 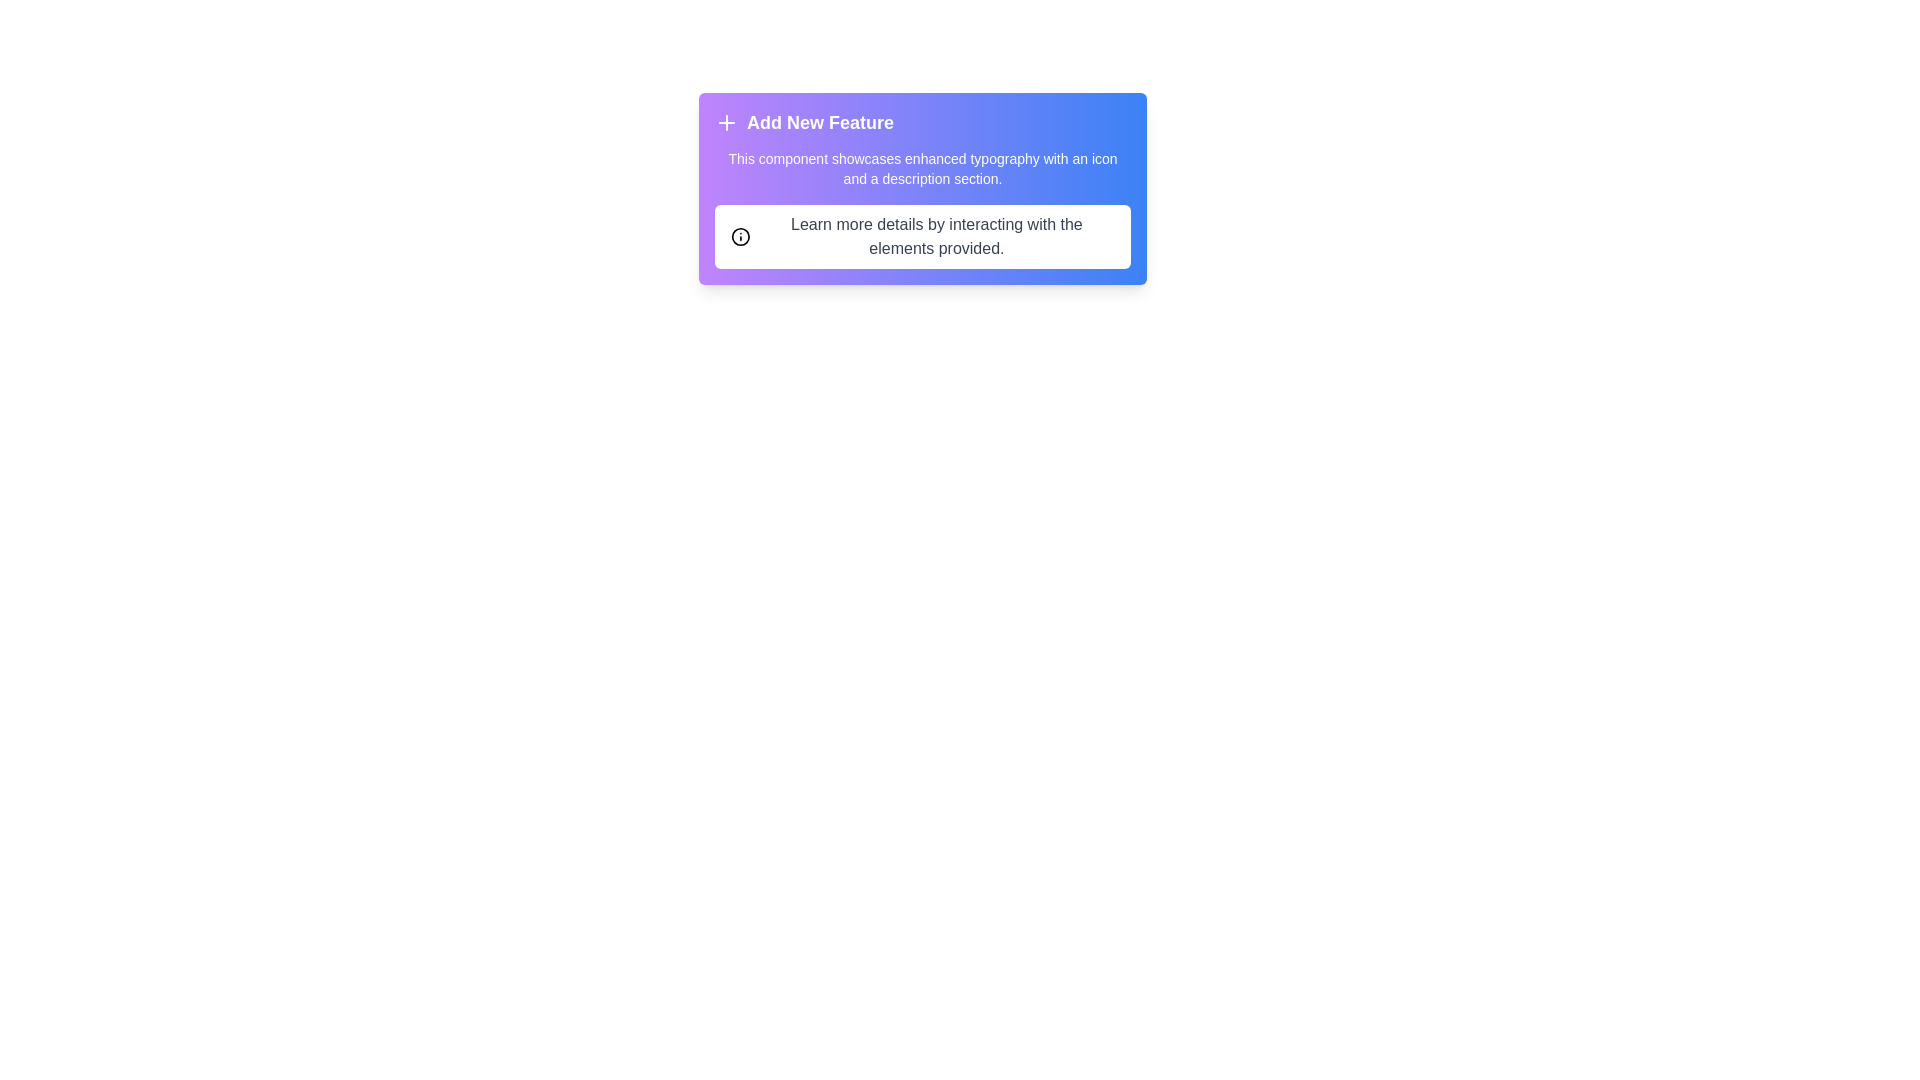 I want to click on the small, white plus symbol icon positioned to the left of the 'Add New Feature' title text, so click(x=725, y=123).